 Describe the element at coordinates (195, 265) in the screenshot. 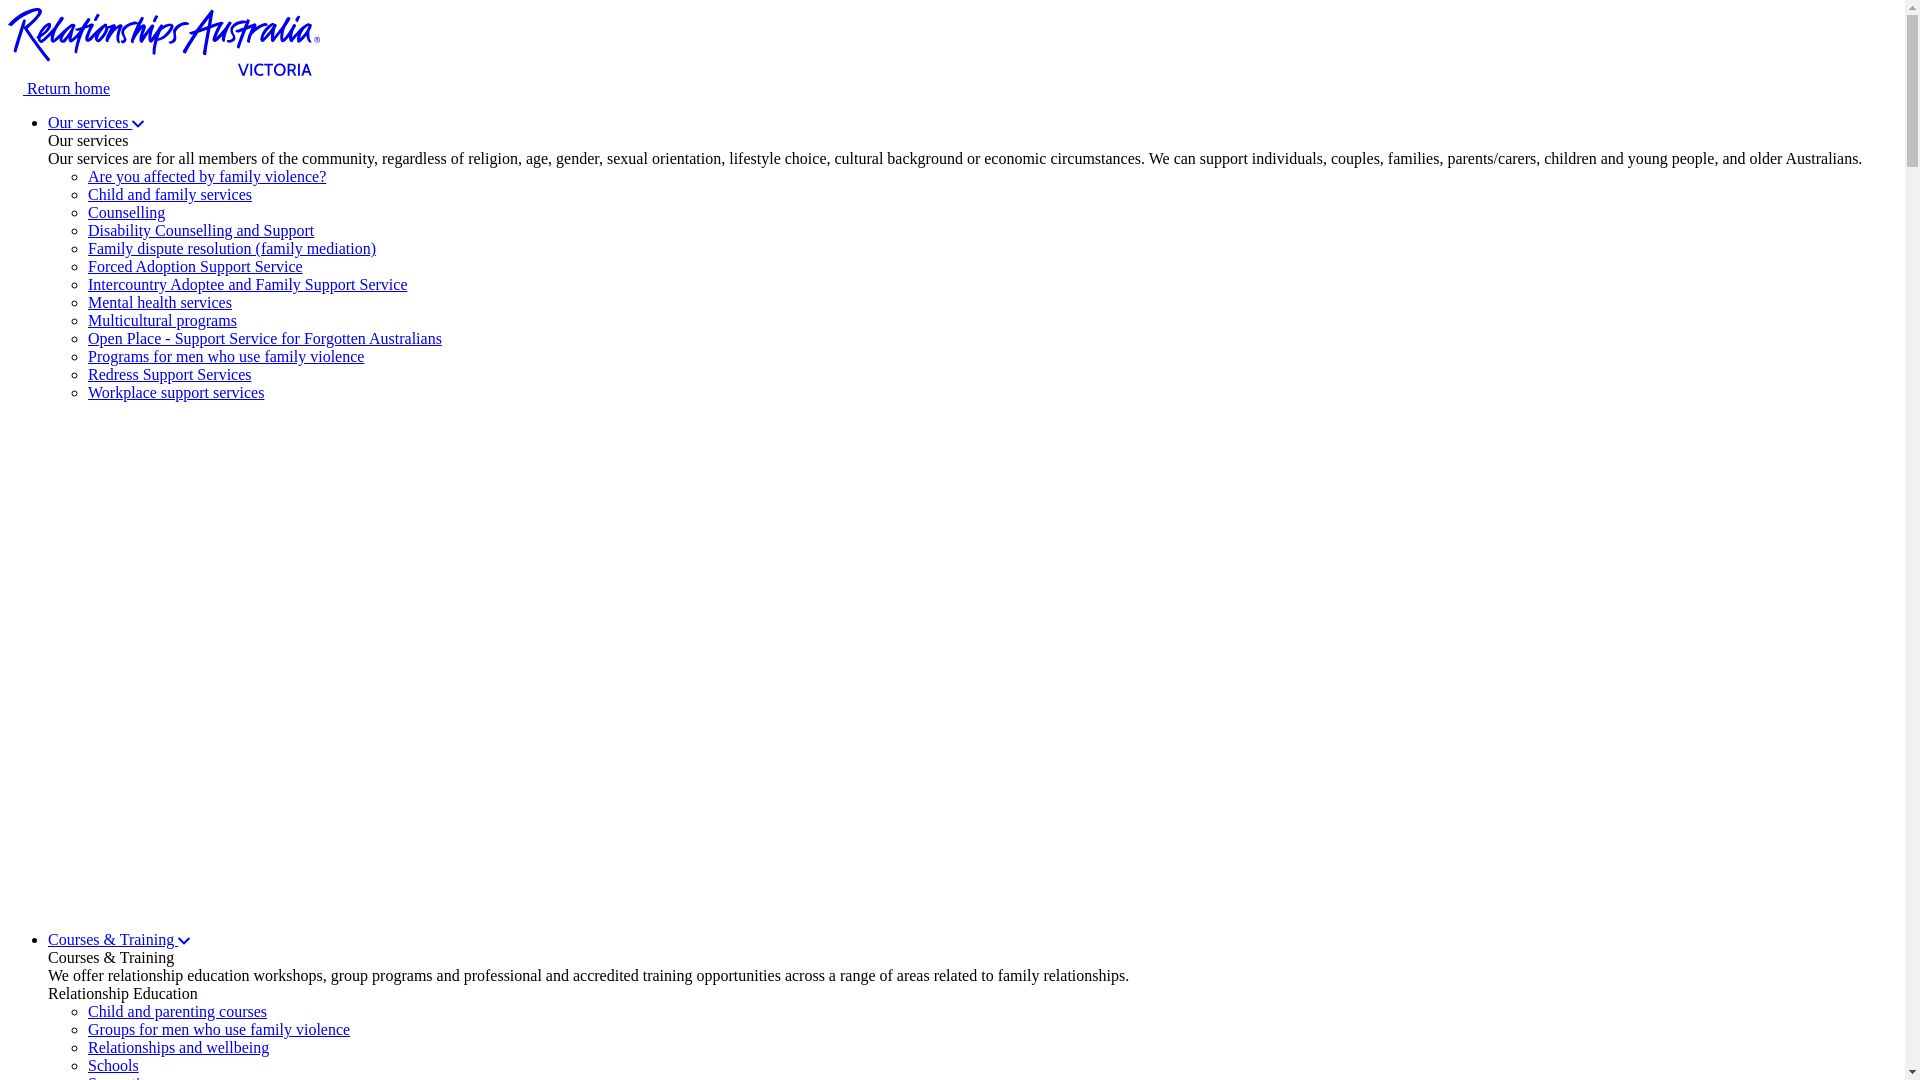

I see `'Forced Adoption Support Service'` at that location.